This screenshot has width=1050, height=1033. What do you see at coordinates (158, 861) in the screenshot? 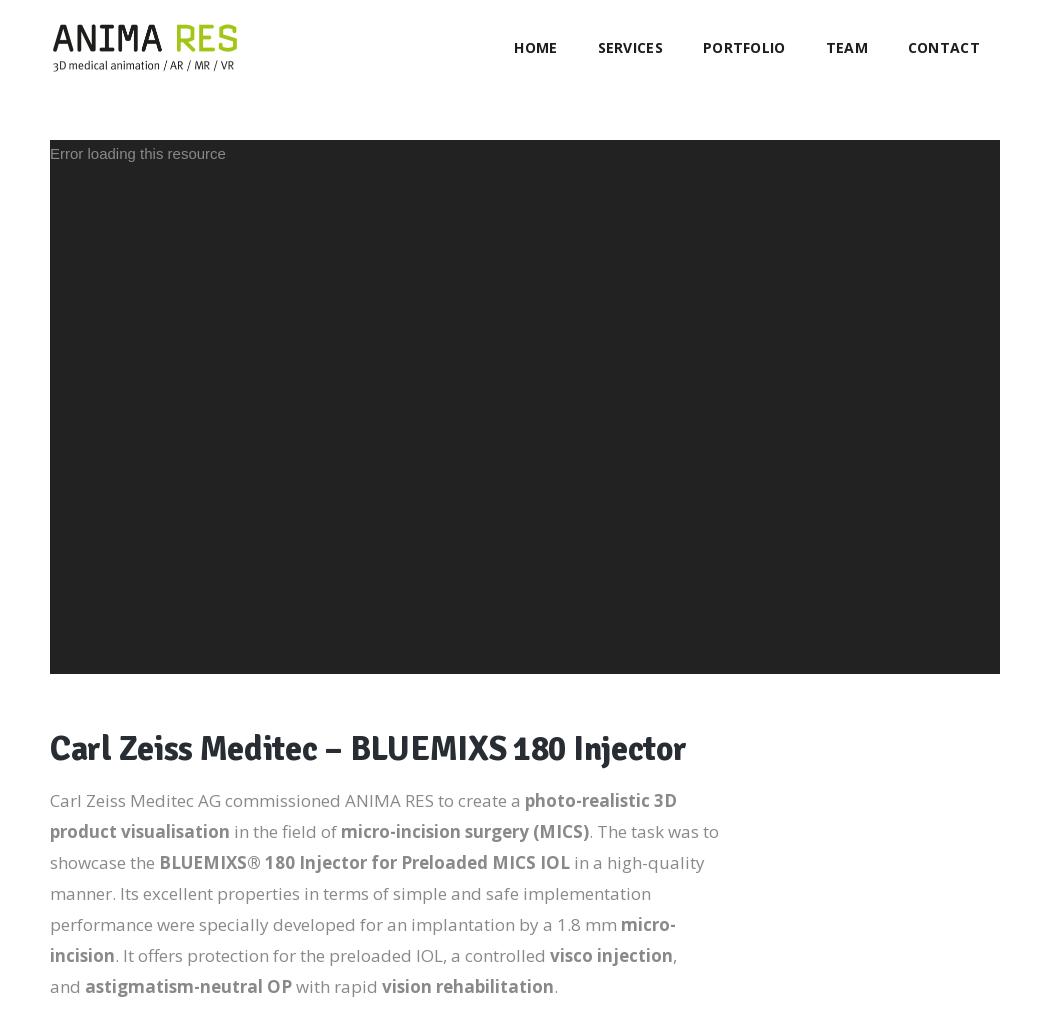
I see `'BLUEMIXS® 180 Injector for Preloaded MICS IOL'` at bounding box center [158, 861].